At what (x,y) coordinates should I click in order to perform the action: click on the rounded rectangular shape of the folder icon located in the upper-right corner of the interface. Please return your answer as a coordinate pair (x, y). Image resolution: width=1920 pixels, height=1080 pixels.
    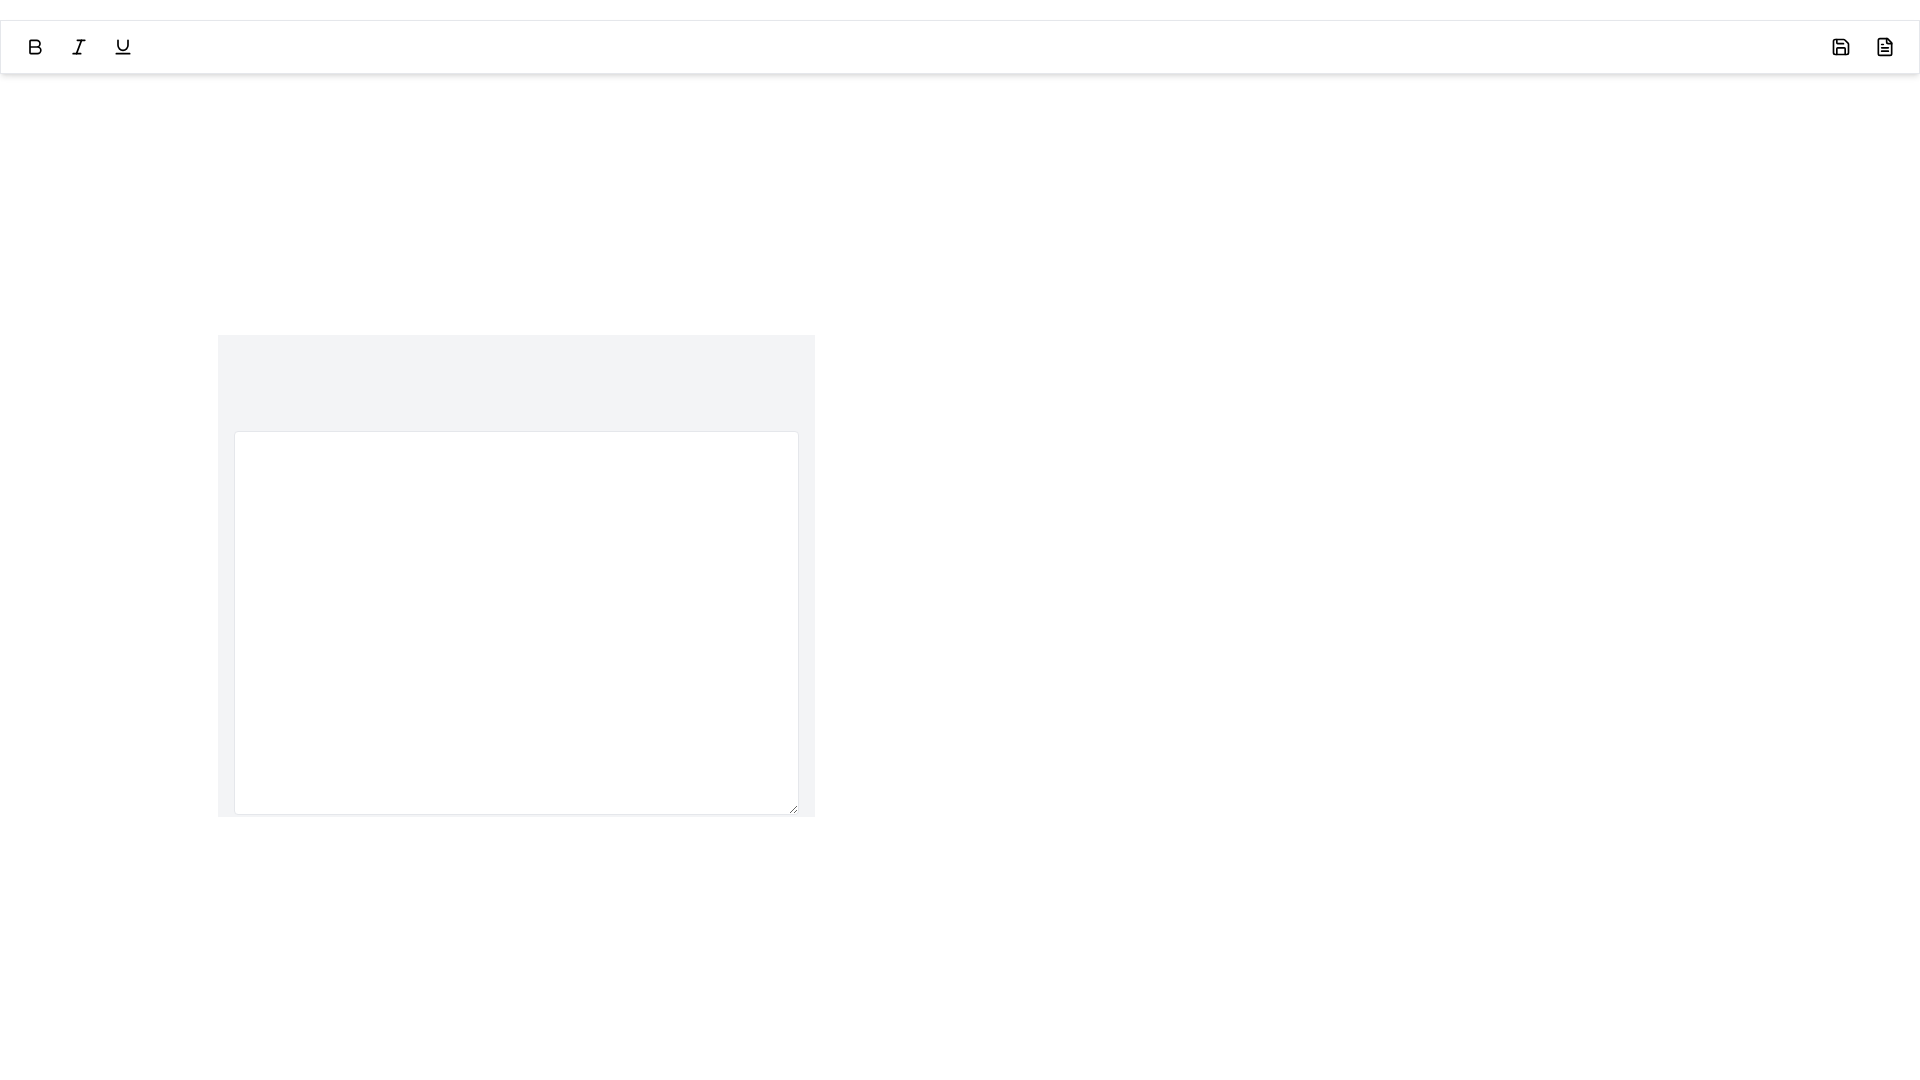
    Looking at the image, I should click on (1840, 45).